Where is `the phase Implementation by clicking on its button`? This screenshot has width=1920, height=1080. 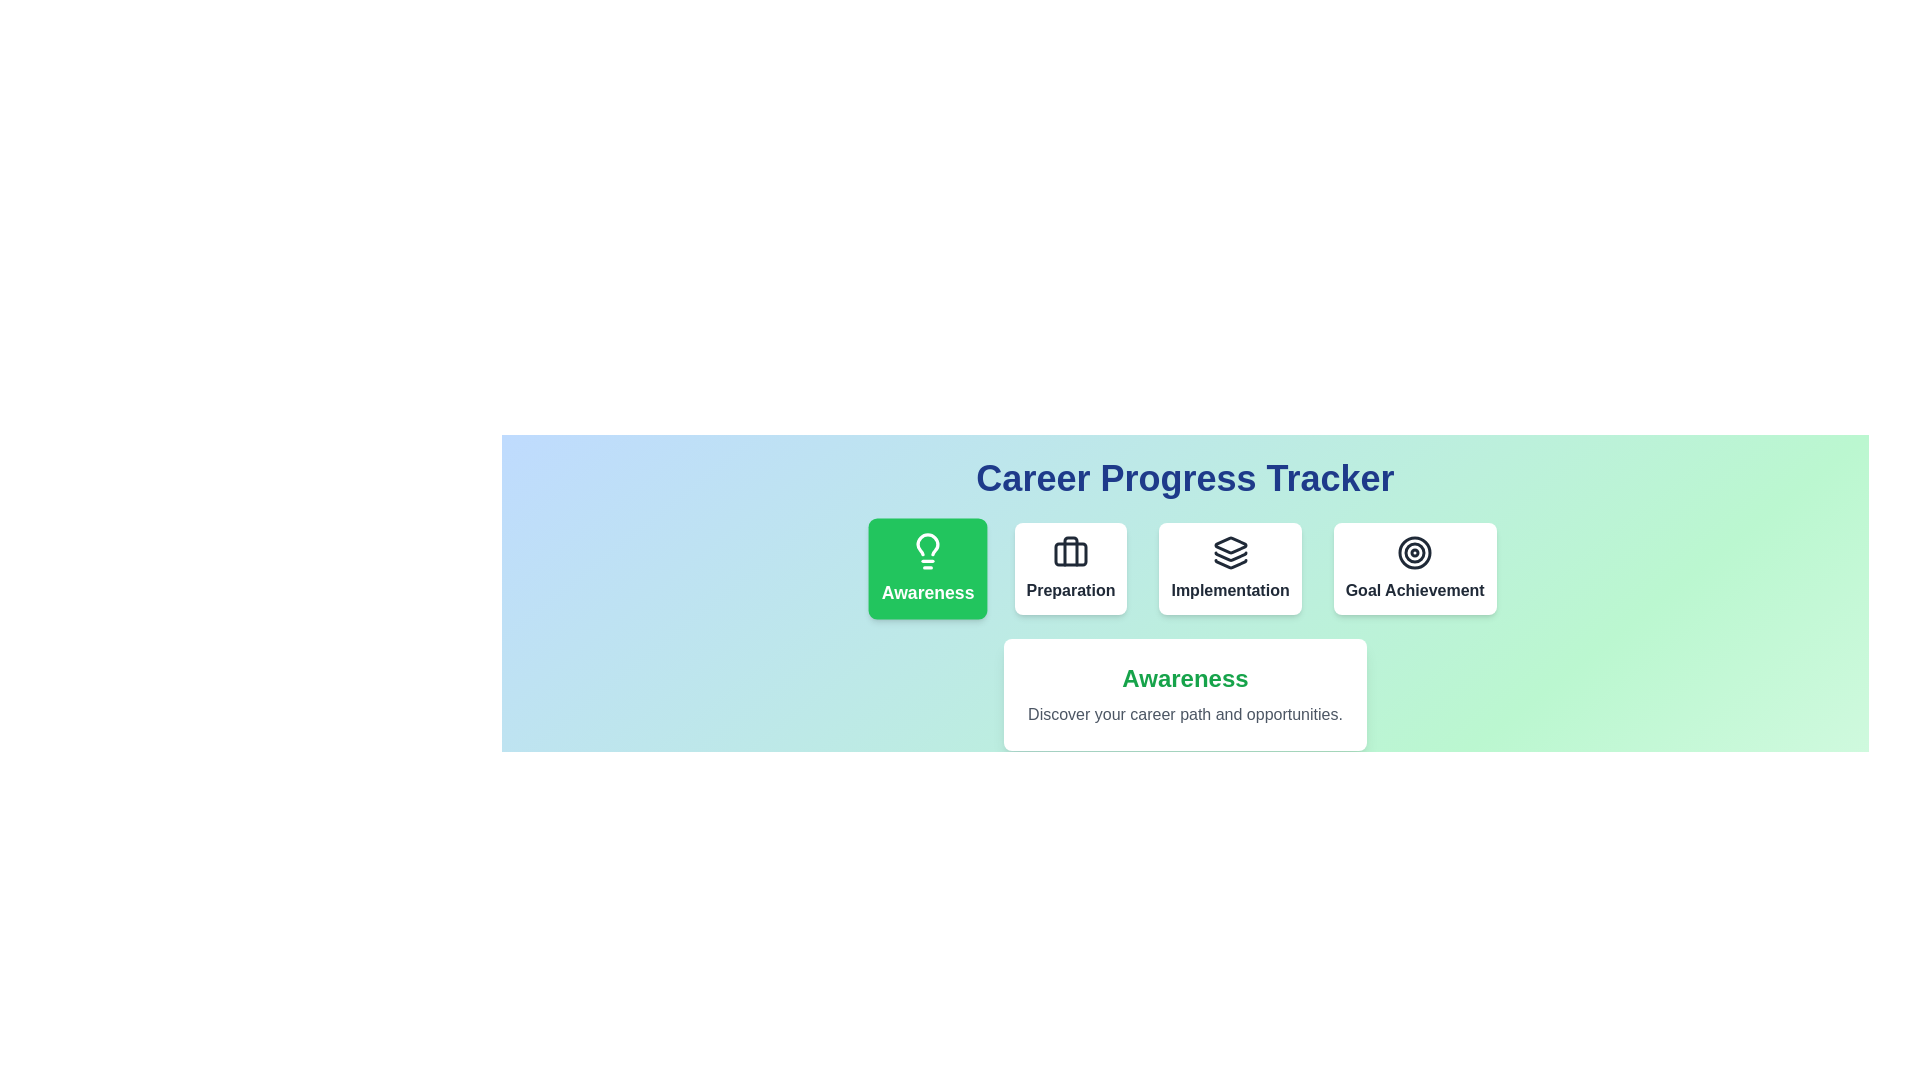 the phase Implementation by clicking on its button is located at coordinates (1229, 569).